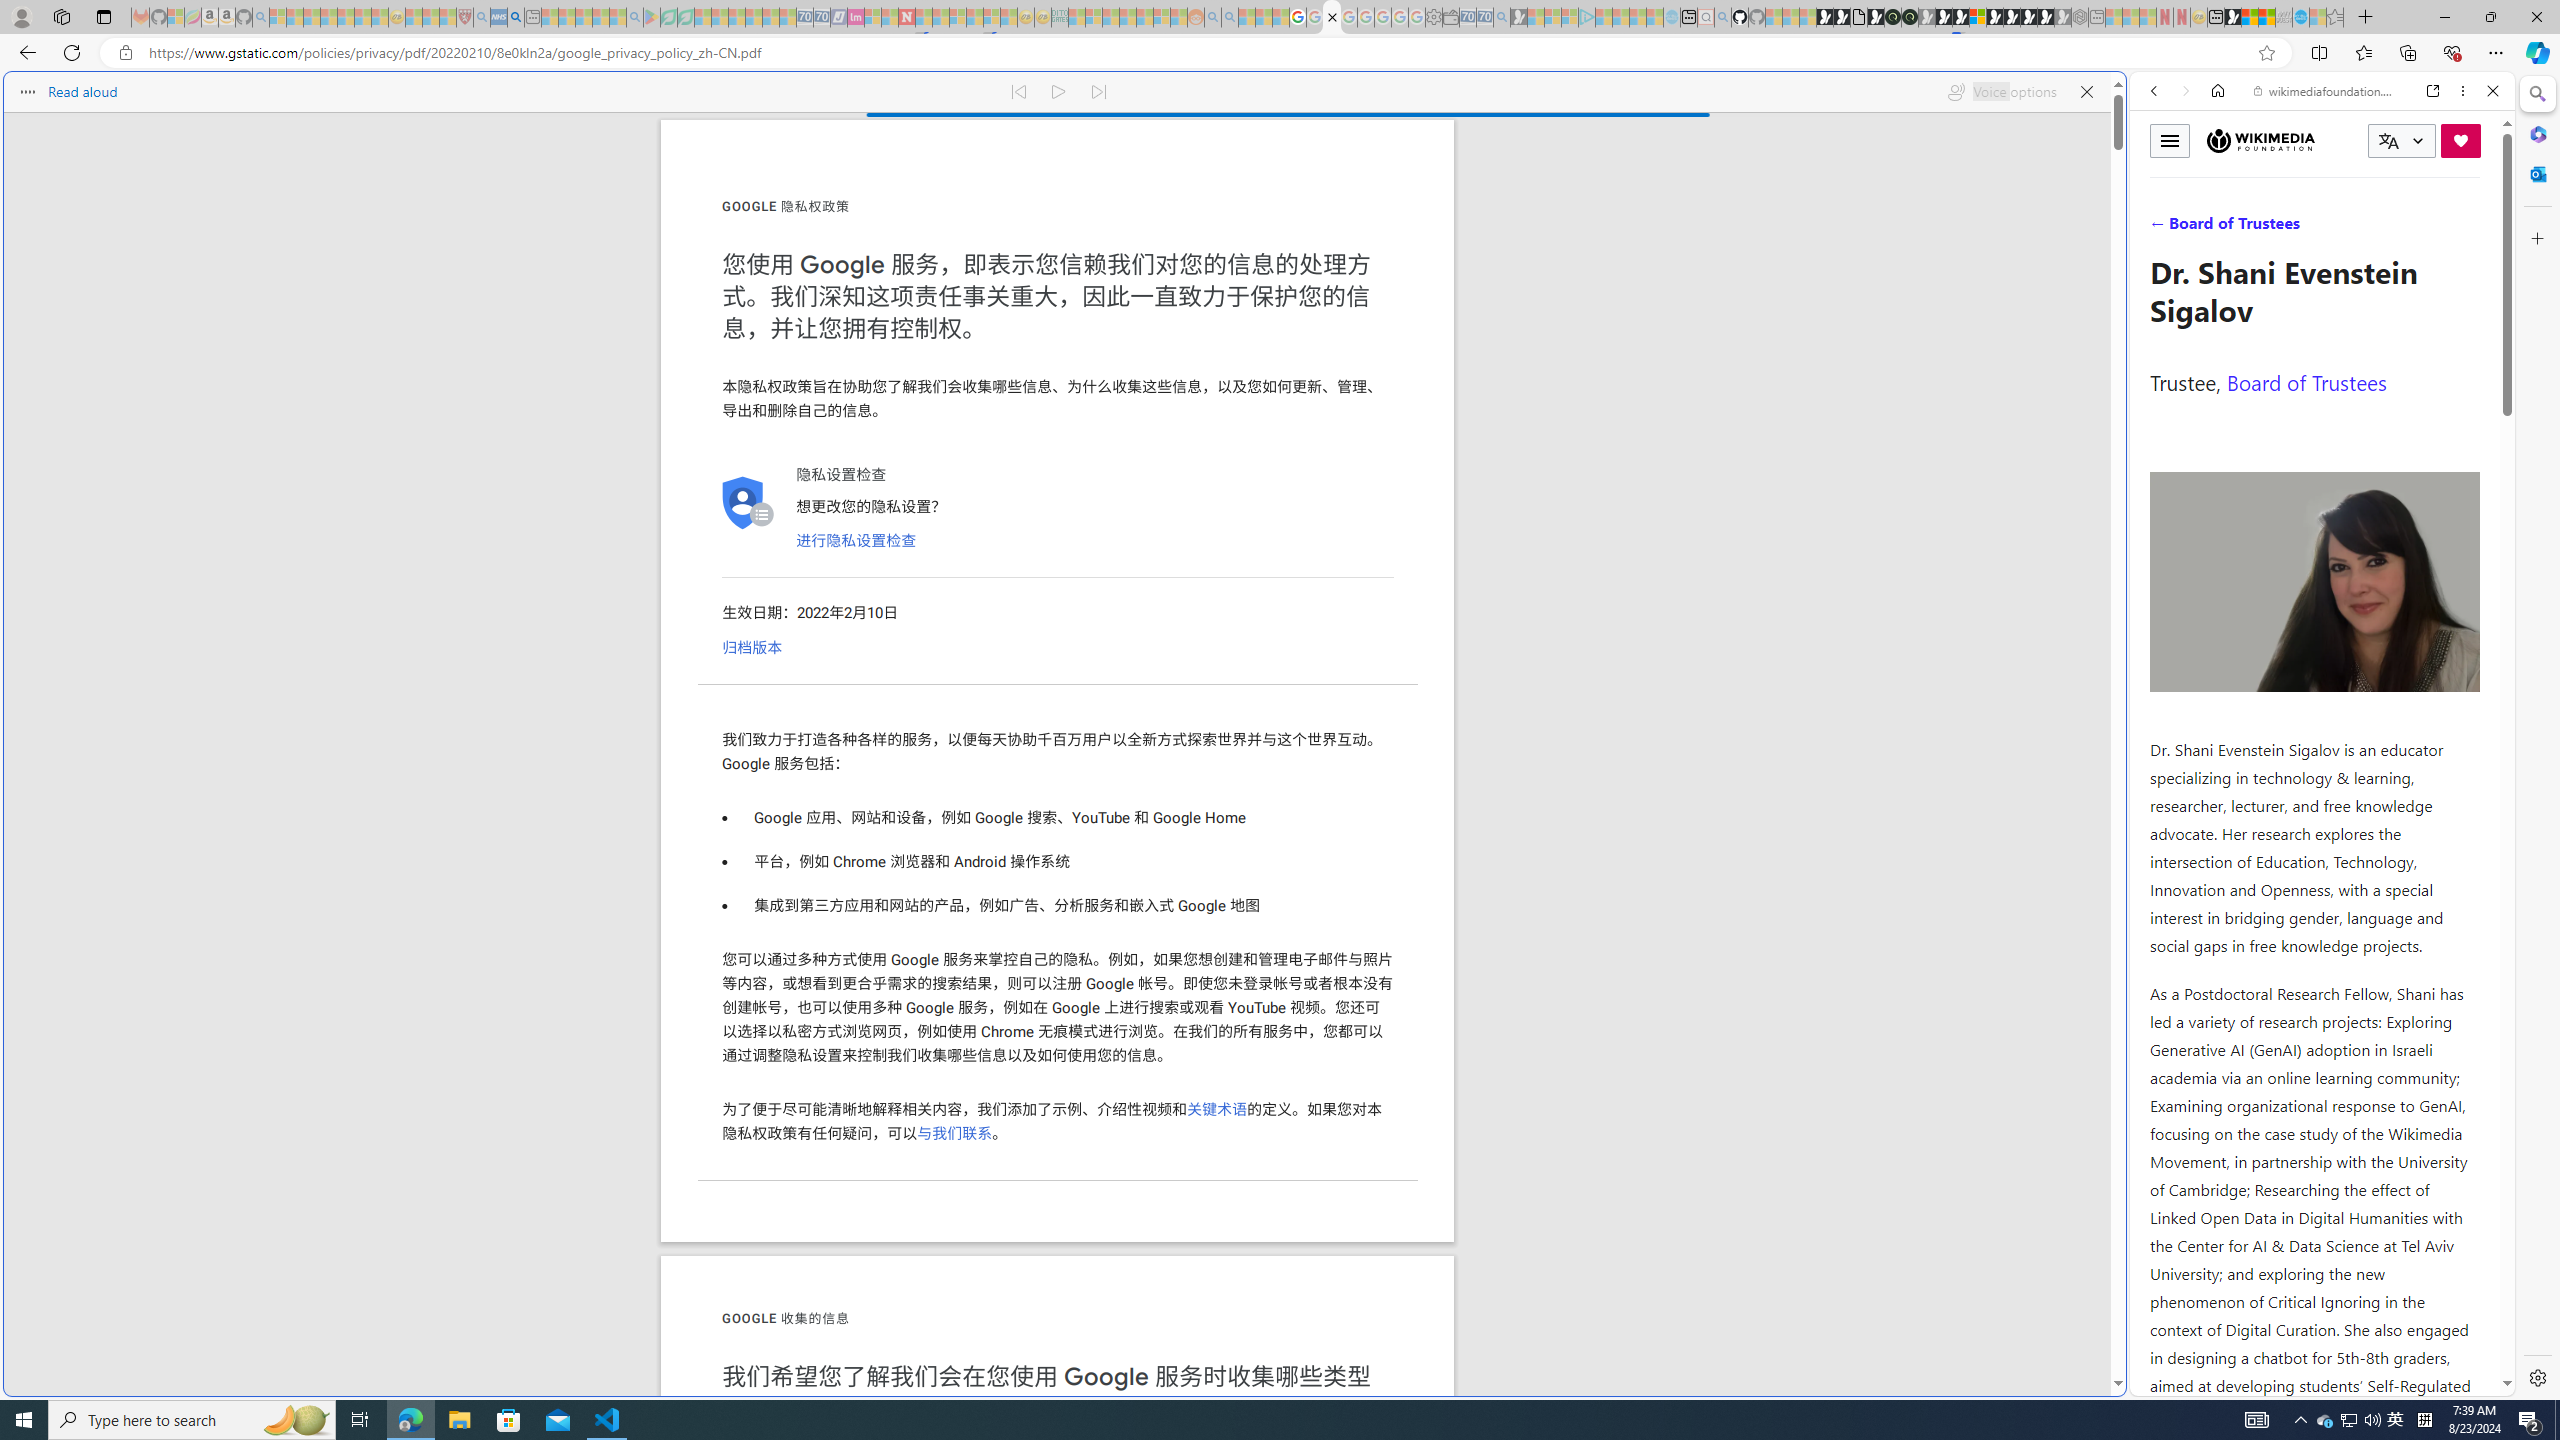 The width and height of the screenshot is (2560, 1440). What do you see at coordinates (2259, 141) in the screenshot?
I see `'Wikimedia Foundation'` at bounding box center [2259, 141].